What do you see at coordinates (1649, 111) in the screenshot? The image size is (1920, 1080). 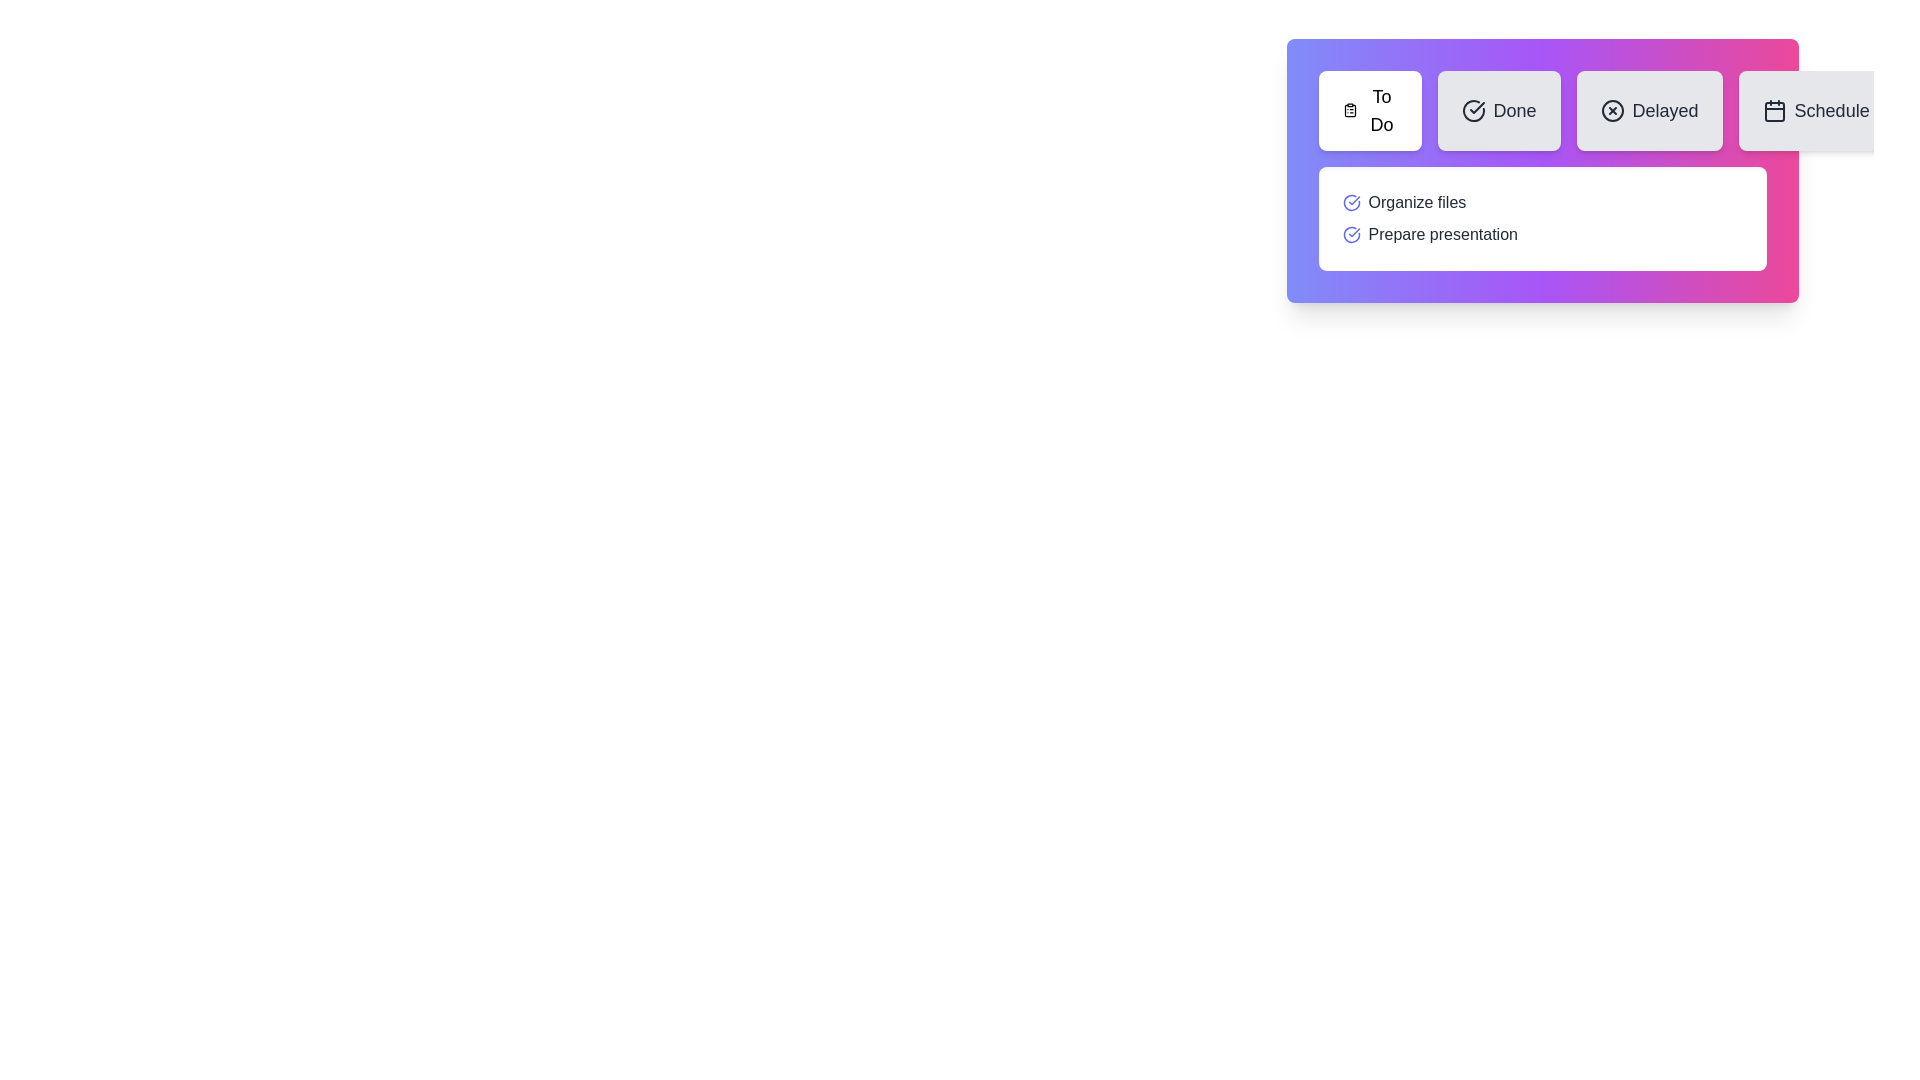 I see `the Delayed tab by clicking its respective button` at bounding box center [1649, 111].